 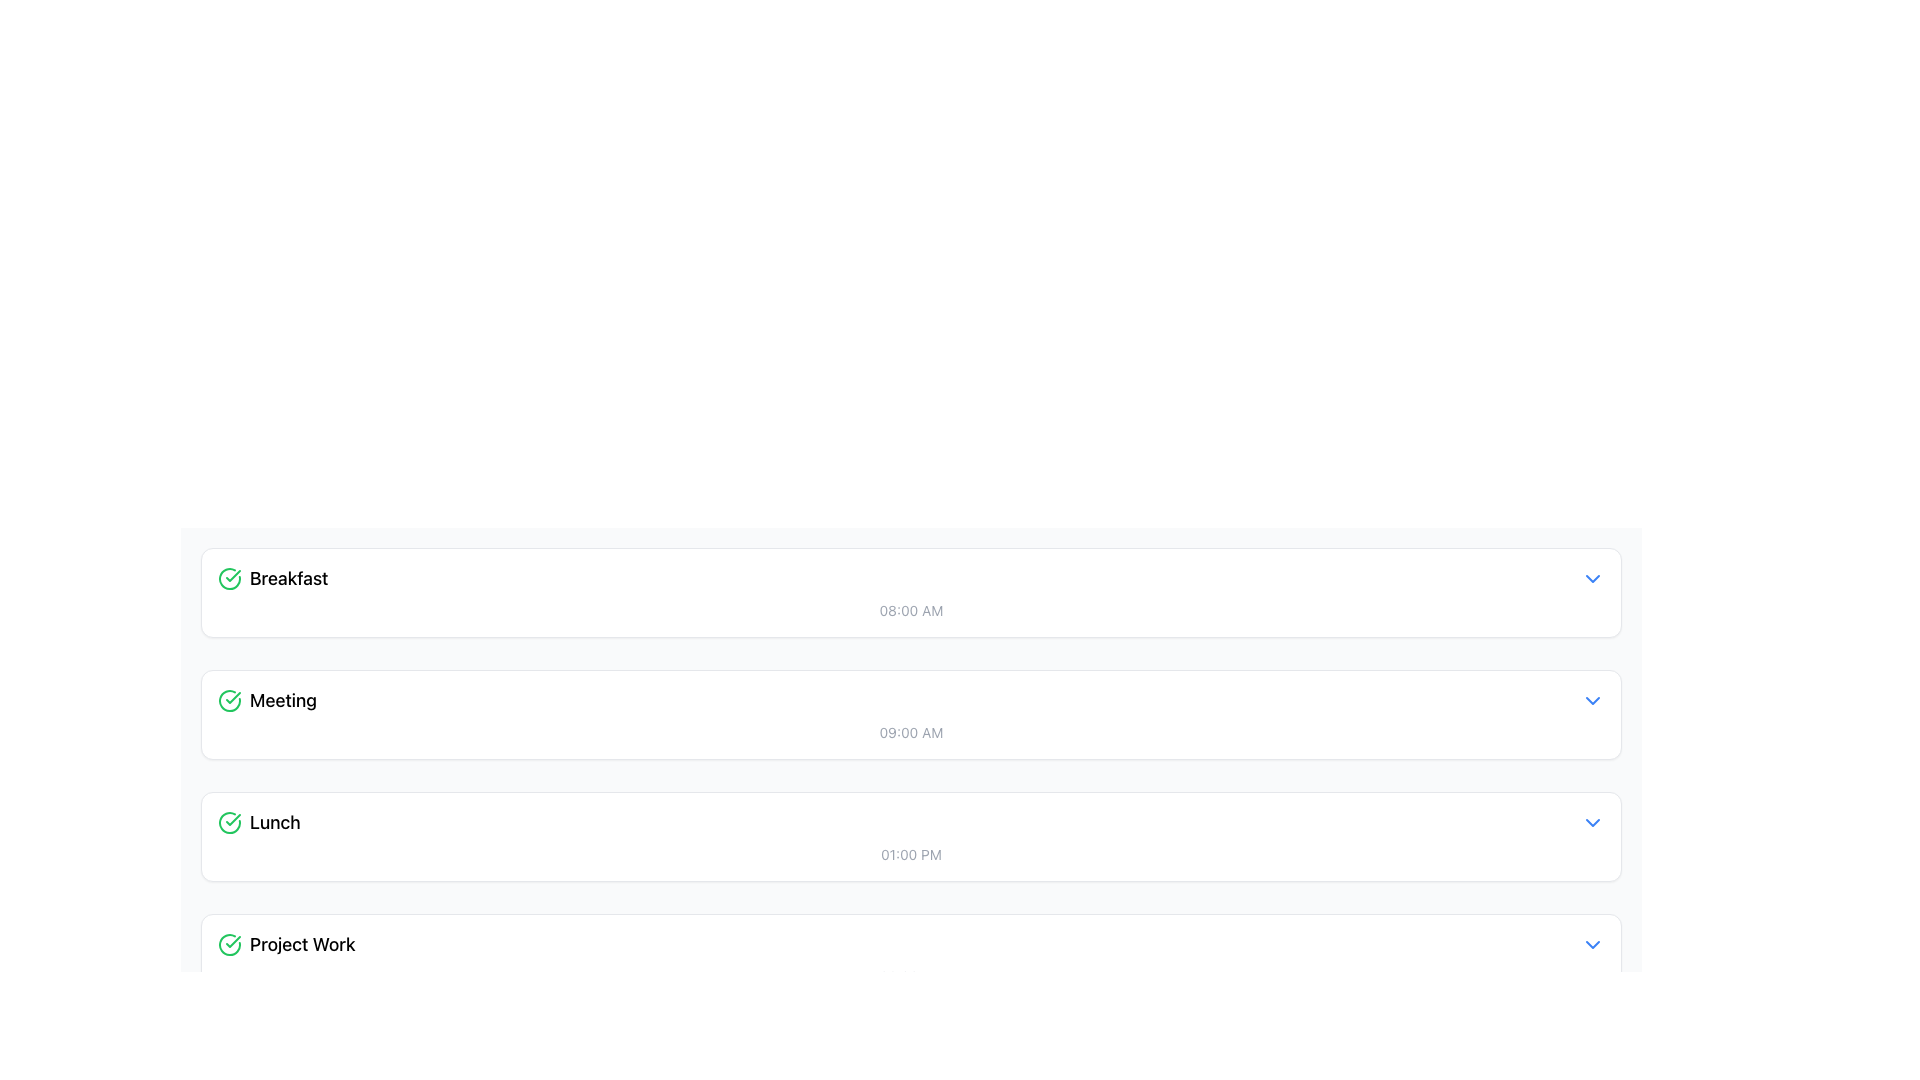 I want to click on the static 'Lunch' label with icon, which is the third item in the vertical list under the header 'Lunch', so click(x=258, y=822).